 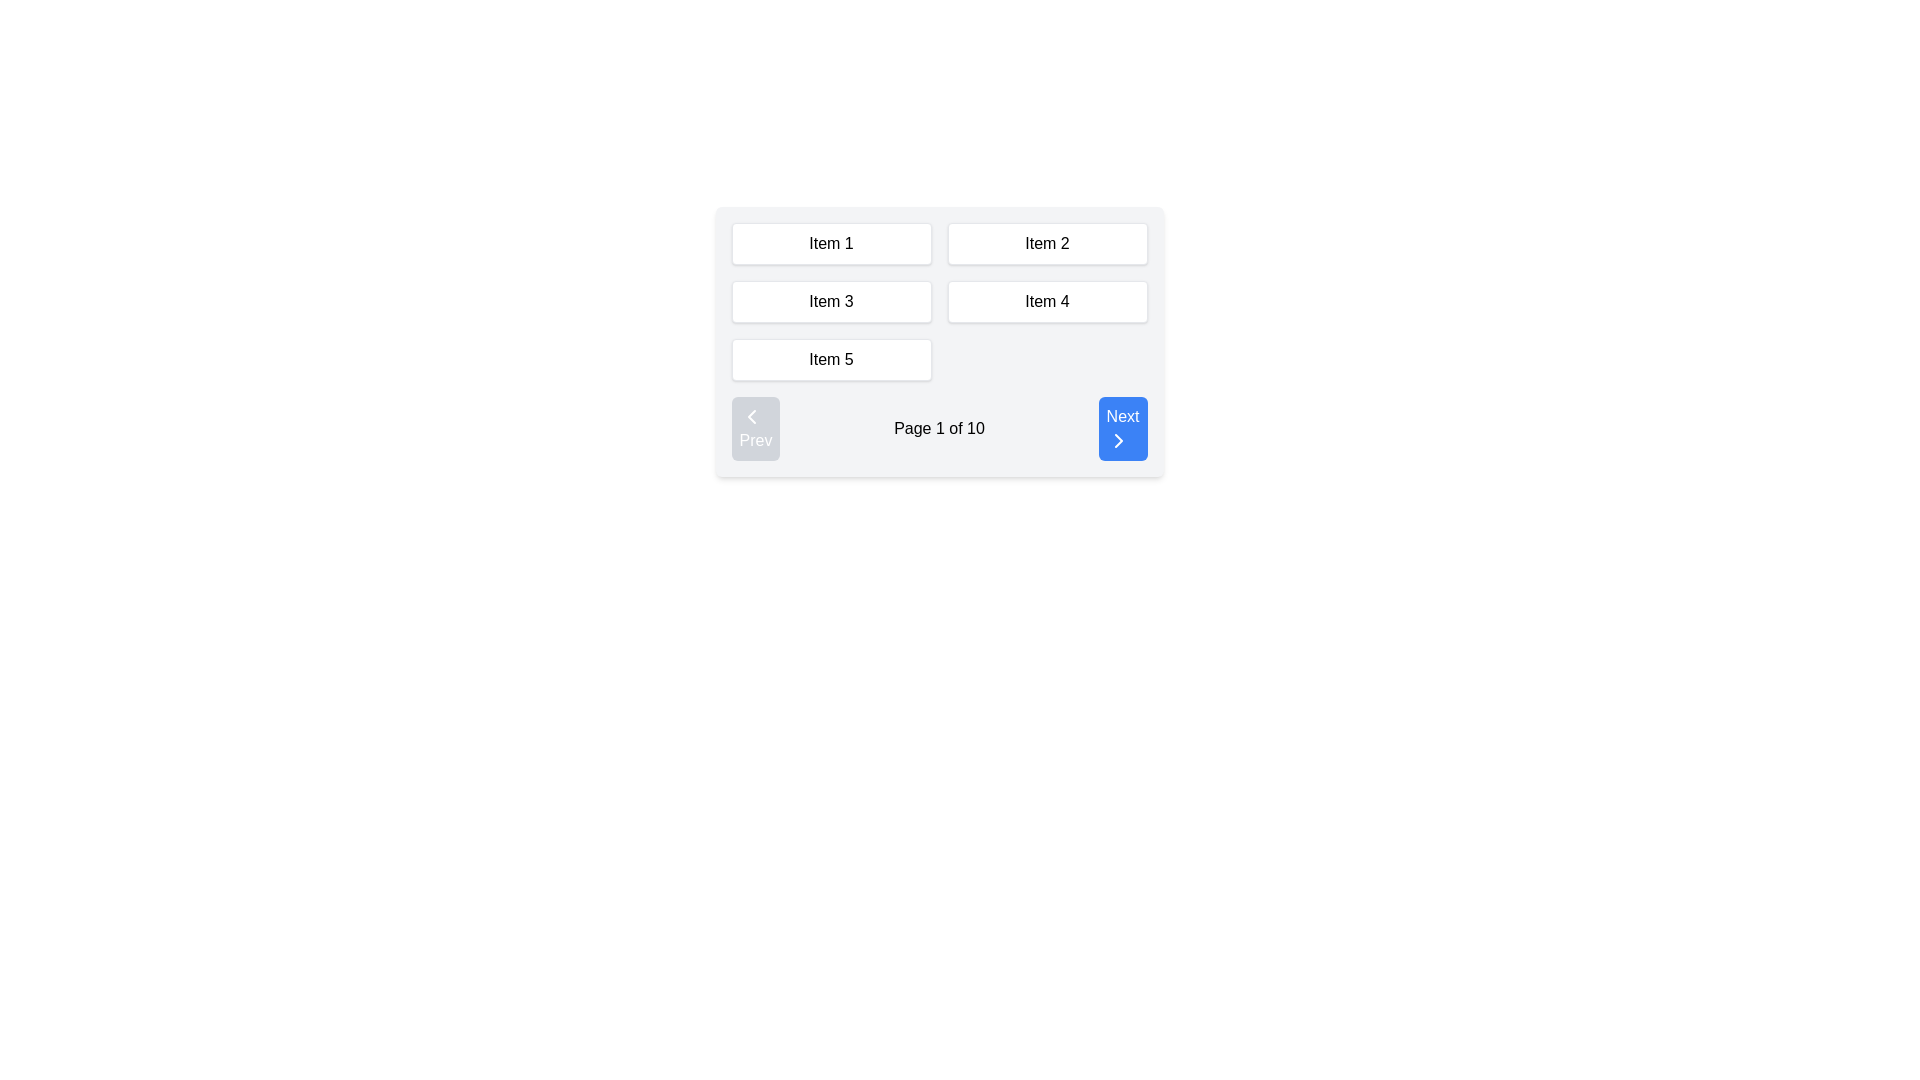 I want to click on the 'Next' button, which is a rectangular button with white text on a blue background and an arrow icon, located at the bottom-right corner of the content area, so click(x=1123, y=427).